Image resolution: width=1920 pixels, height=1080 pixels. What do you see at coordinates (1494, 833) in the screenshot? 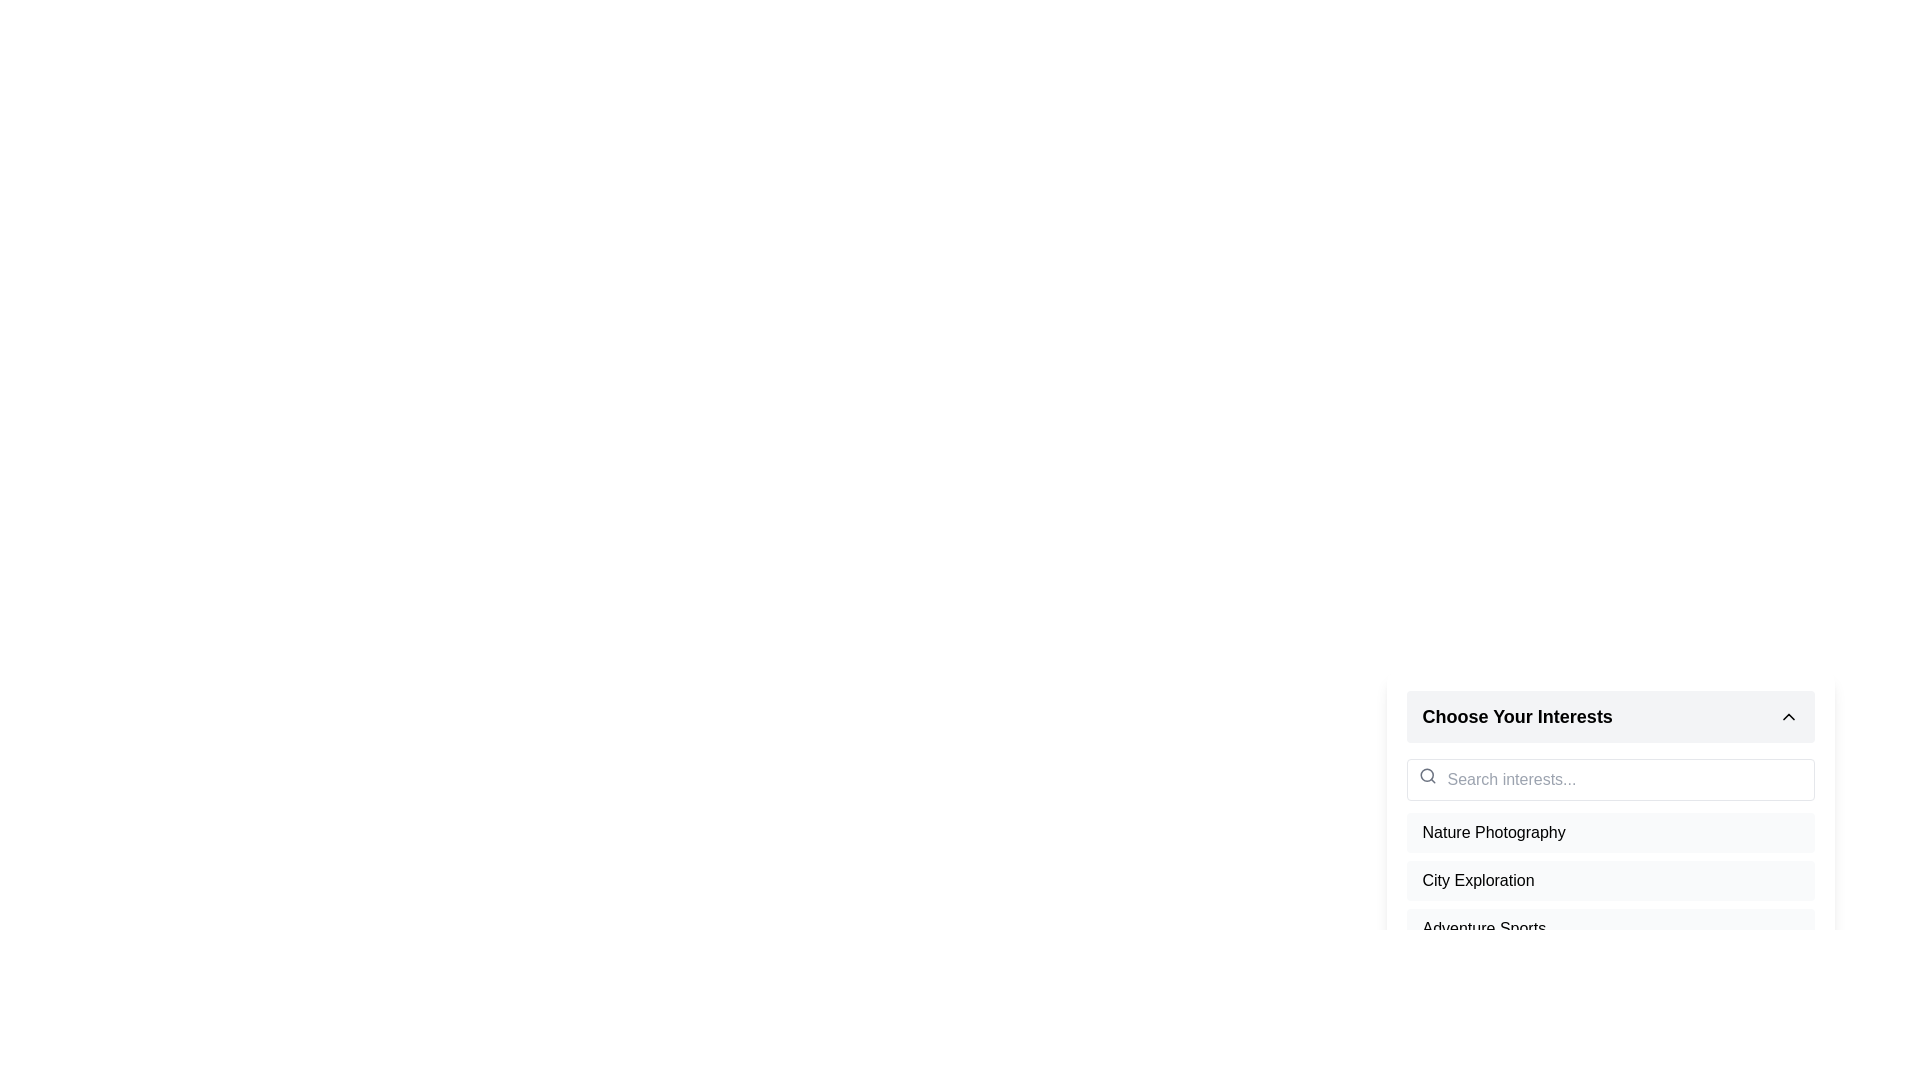
I see `the first selectable Text Label under the 'Choose Your Interests' section` at bounding box center [1494, 833].